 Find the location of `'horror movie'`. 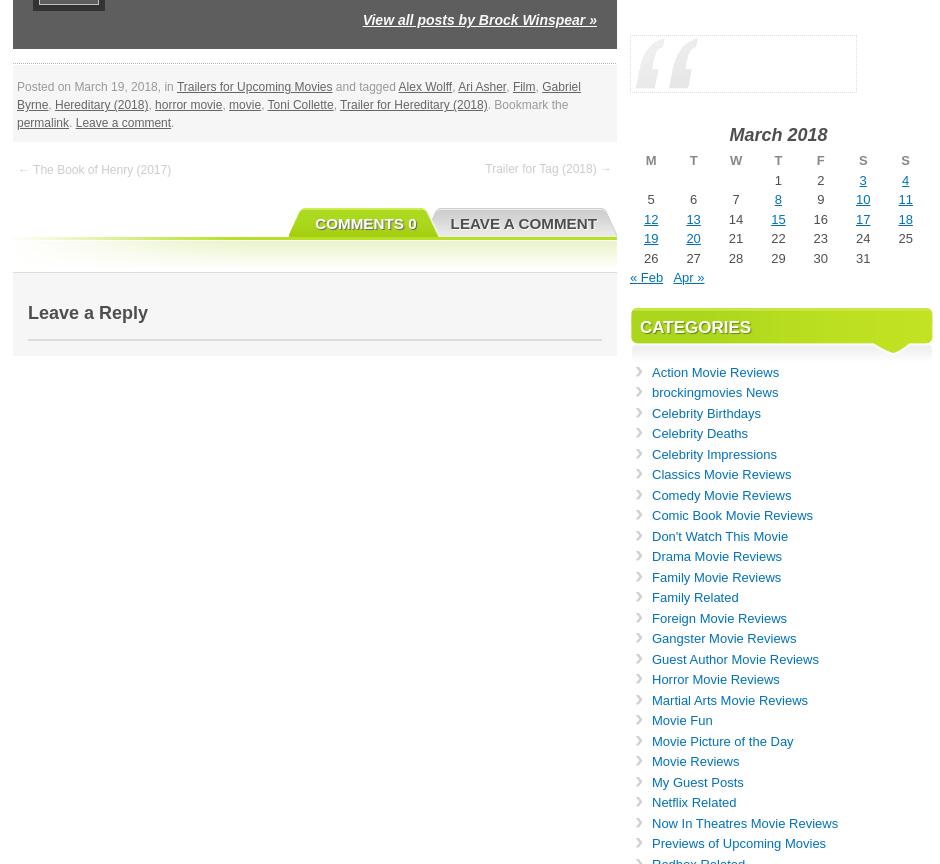

'horror movie' is located at coordinates (154, 104).